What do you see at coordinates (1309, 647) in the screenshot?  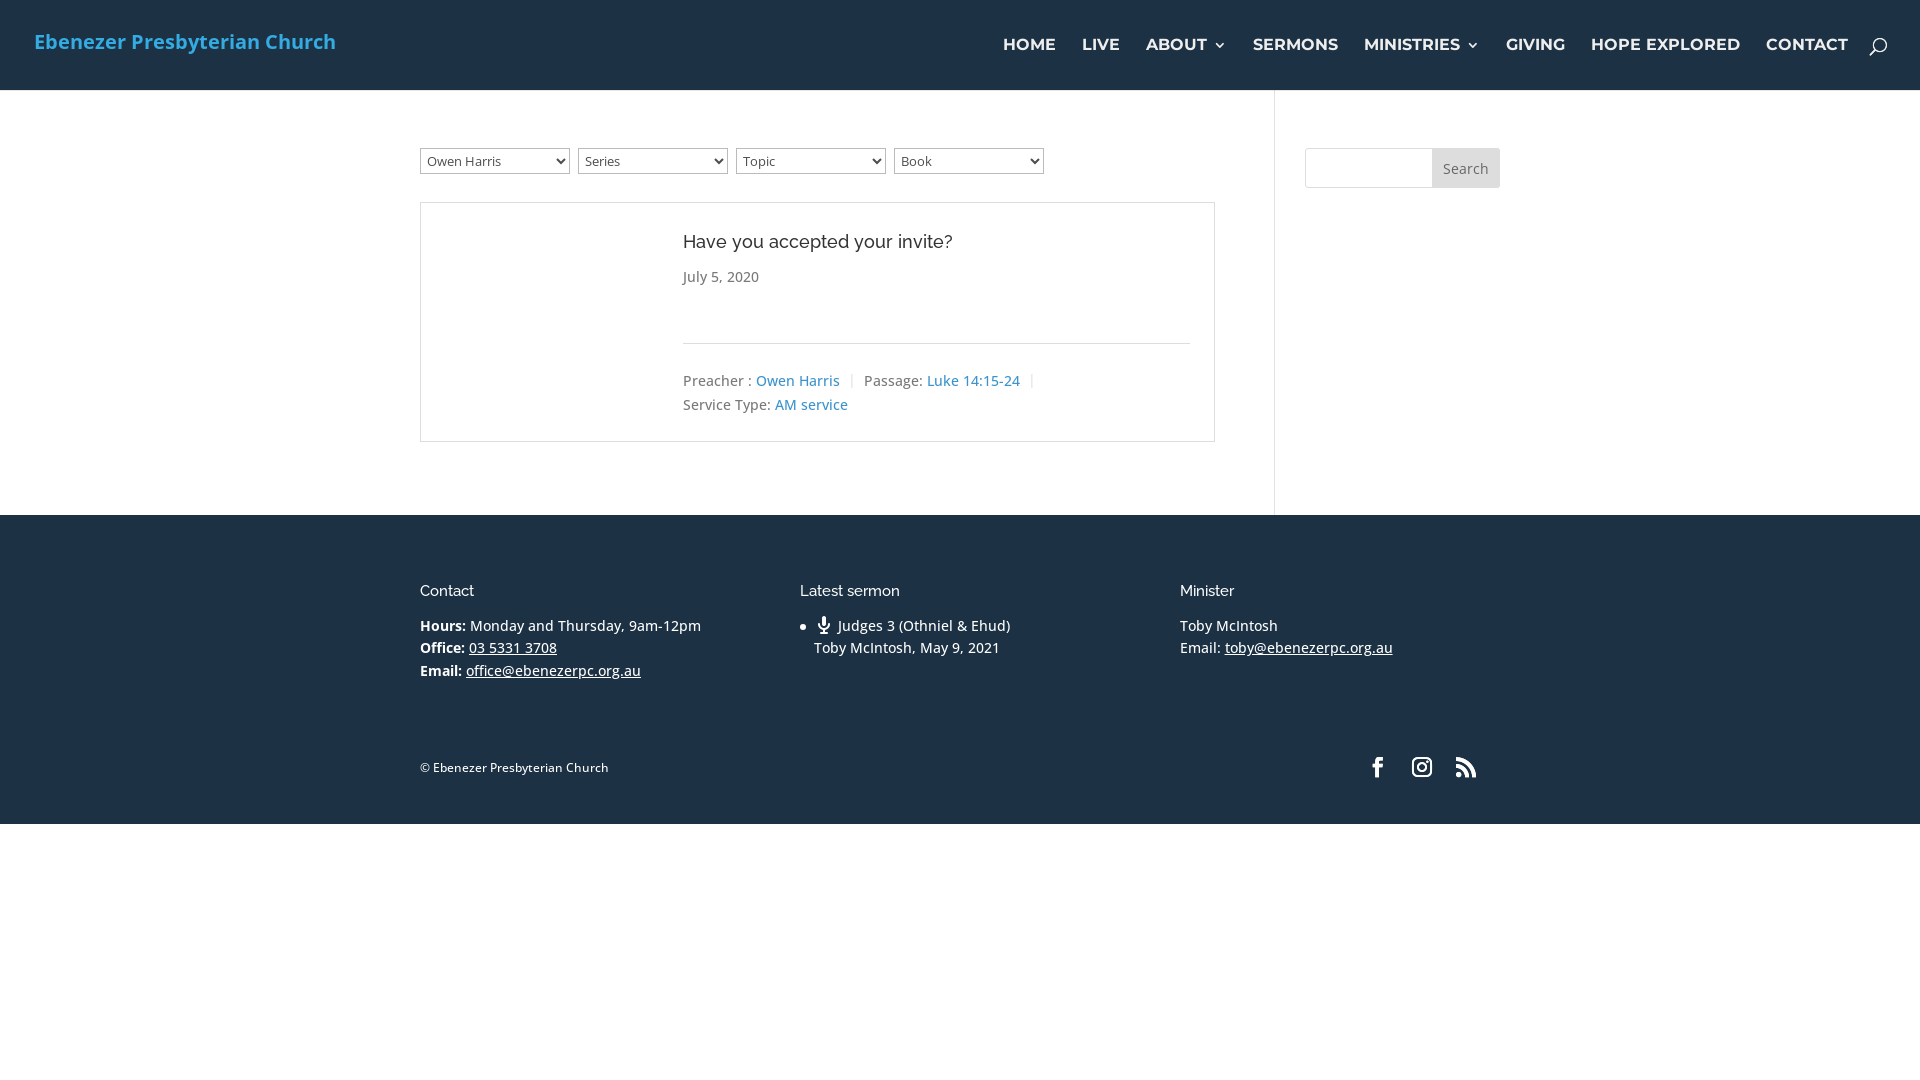 I see `'toby@ebenezerpc.org.au'` at bounding box center [1309, 647].